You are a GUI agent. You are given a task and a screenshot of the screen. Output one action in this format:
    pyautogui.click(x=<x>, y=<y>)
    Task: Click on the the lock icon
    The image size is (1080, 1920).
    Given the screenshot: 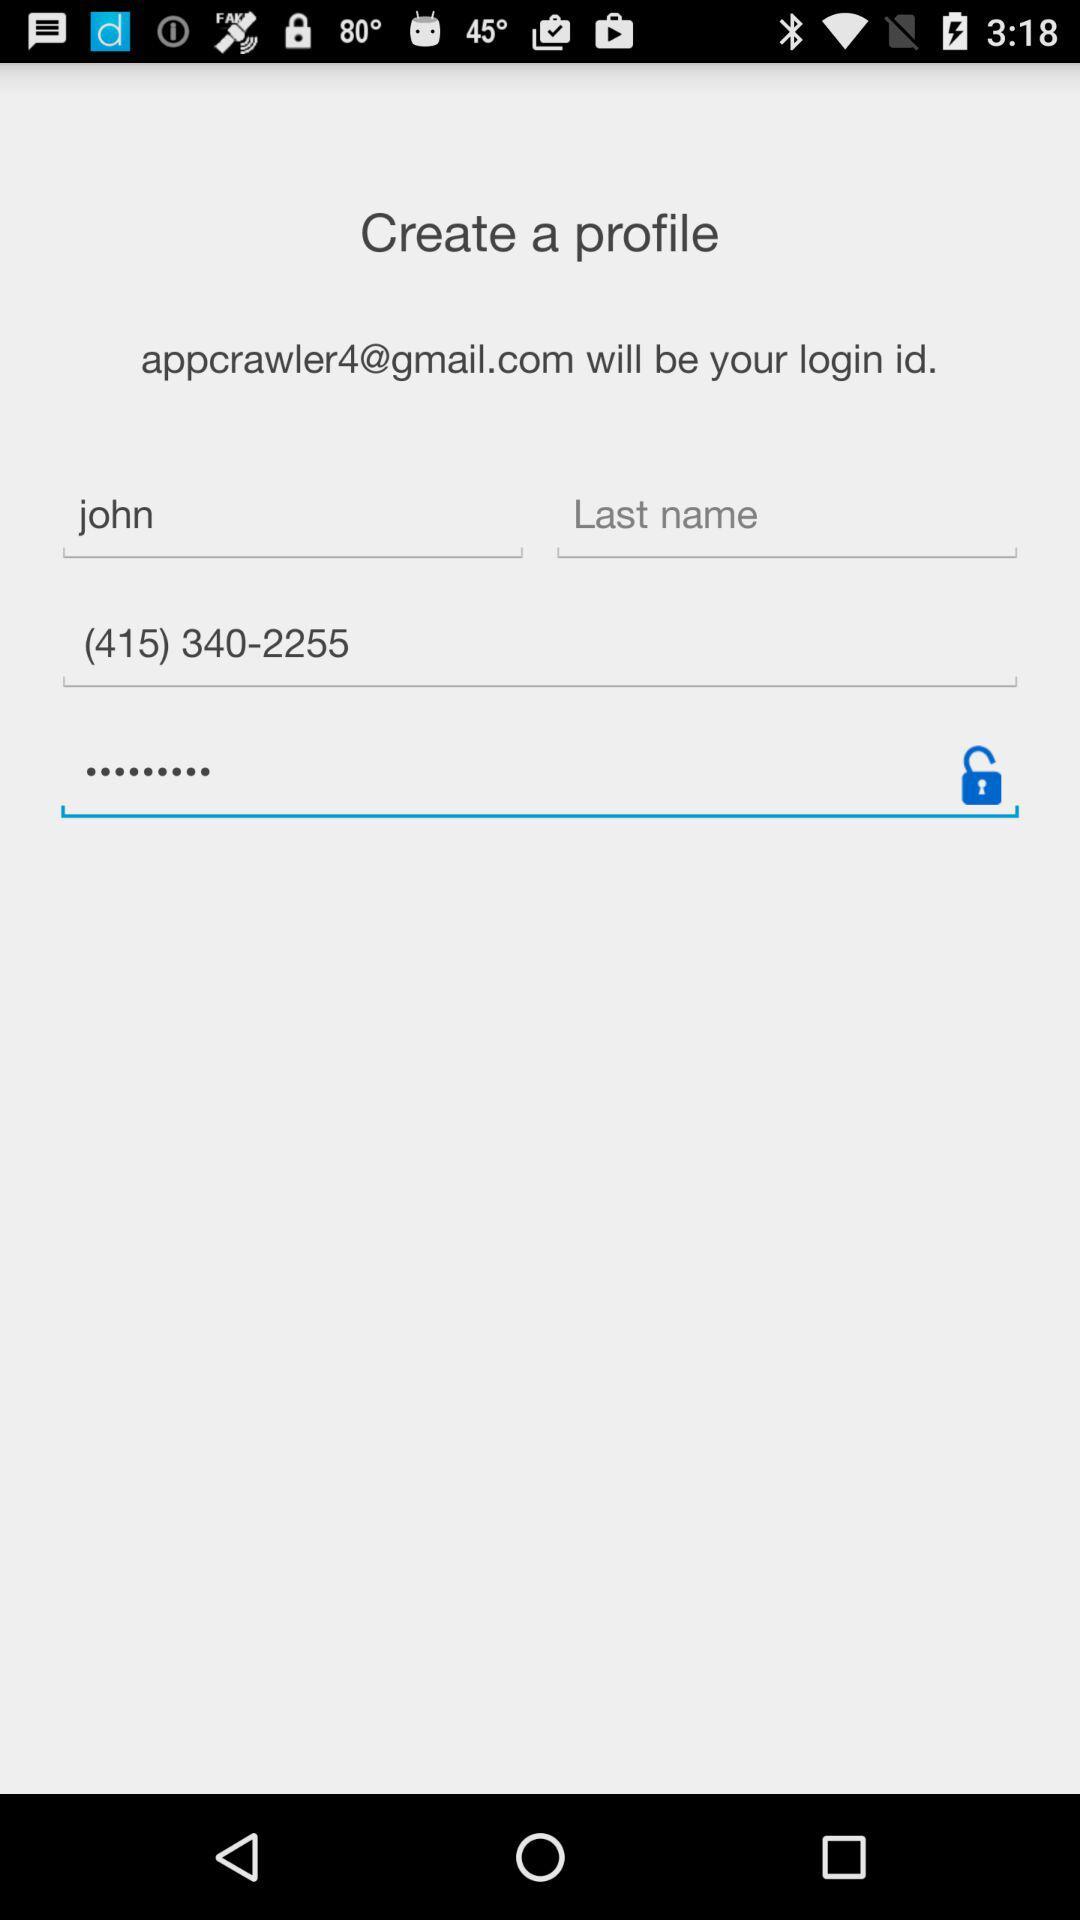 What is the action you would take?
    pyautogui.click(x=980, y=829)
    